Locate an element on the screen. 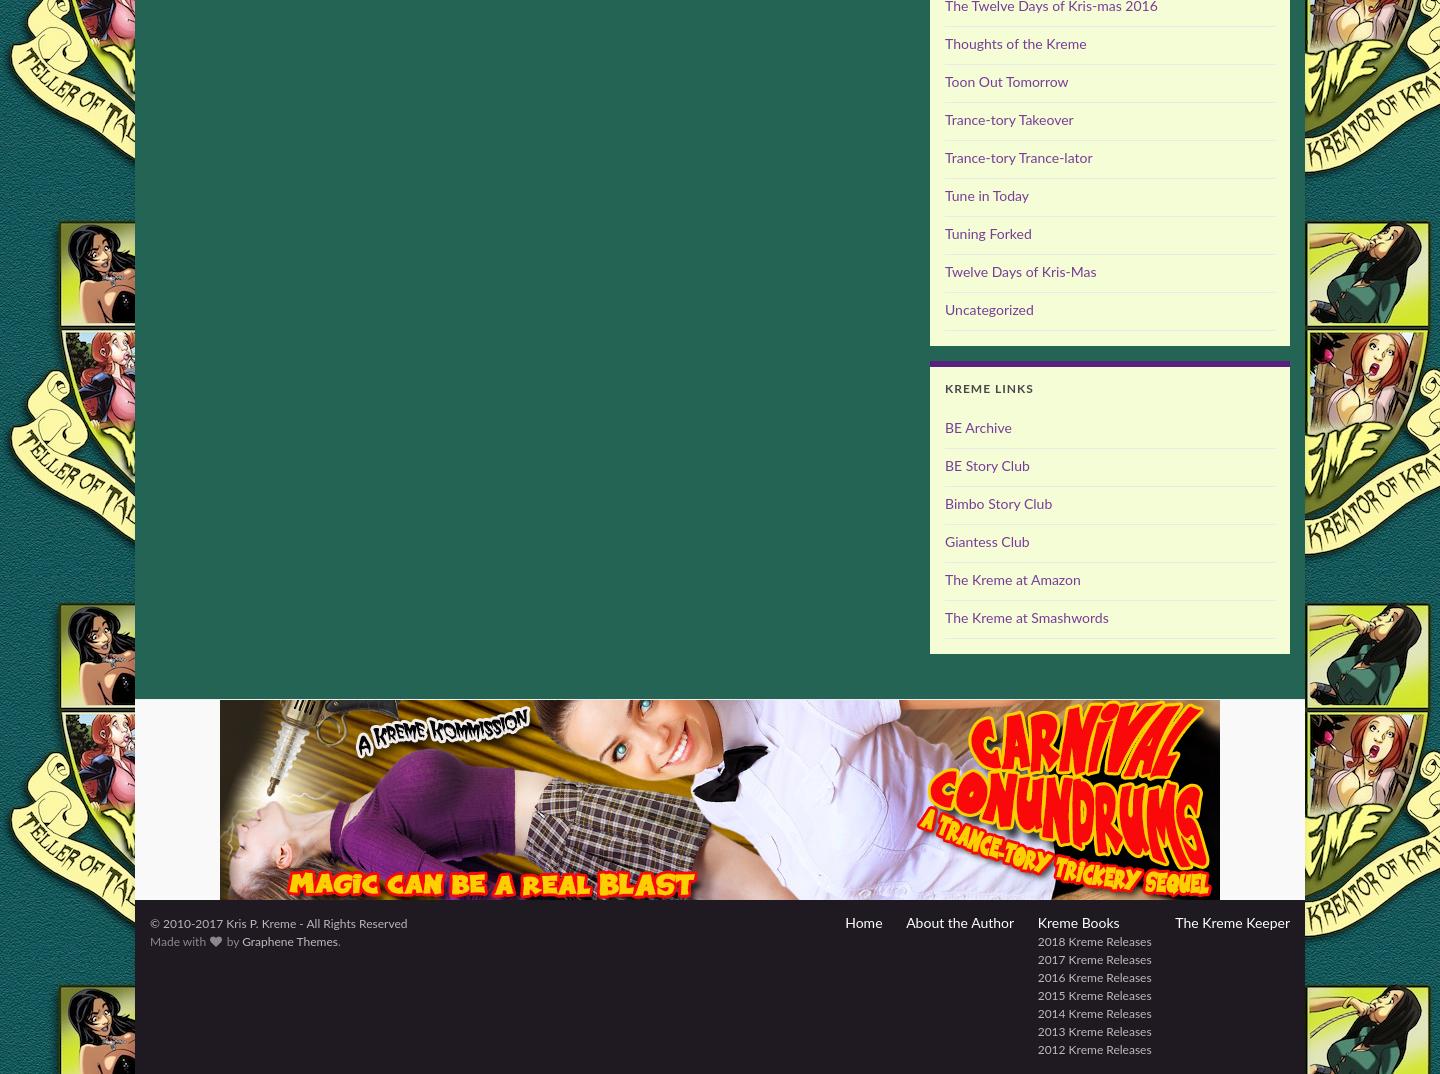 The image size is (1440, 1074). '2015 Kreme Releases' is located at coordinates (1036, 995).